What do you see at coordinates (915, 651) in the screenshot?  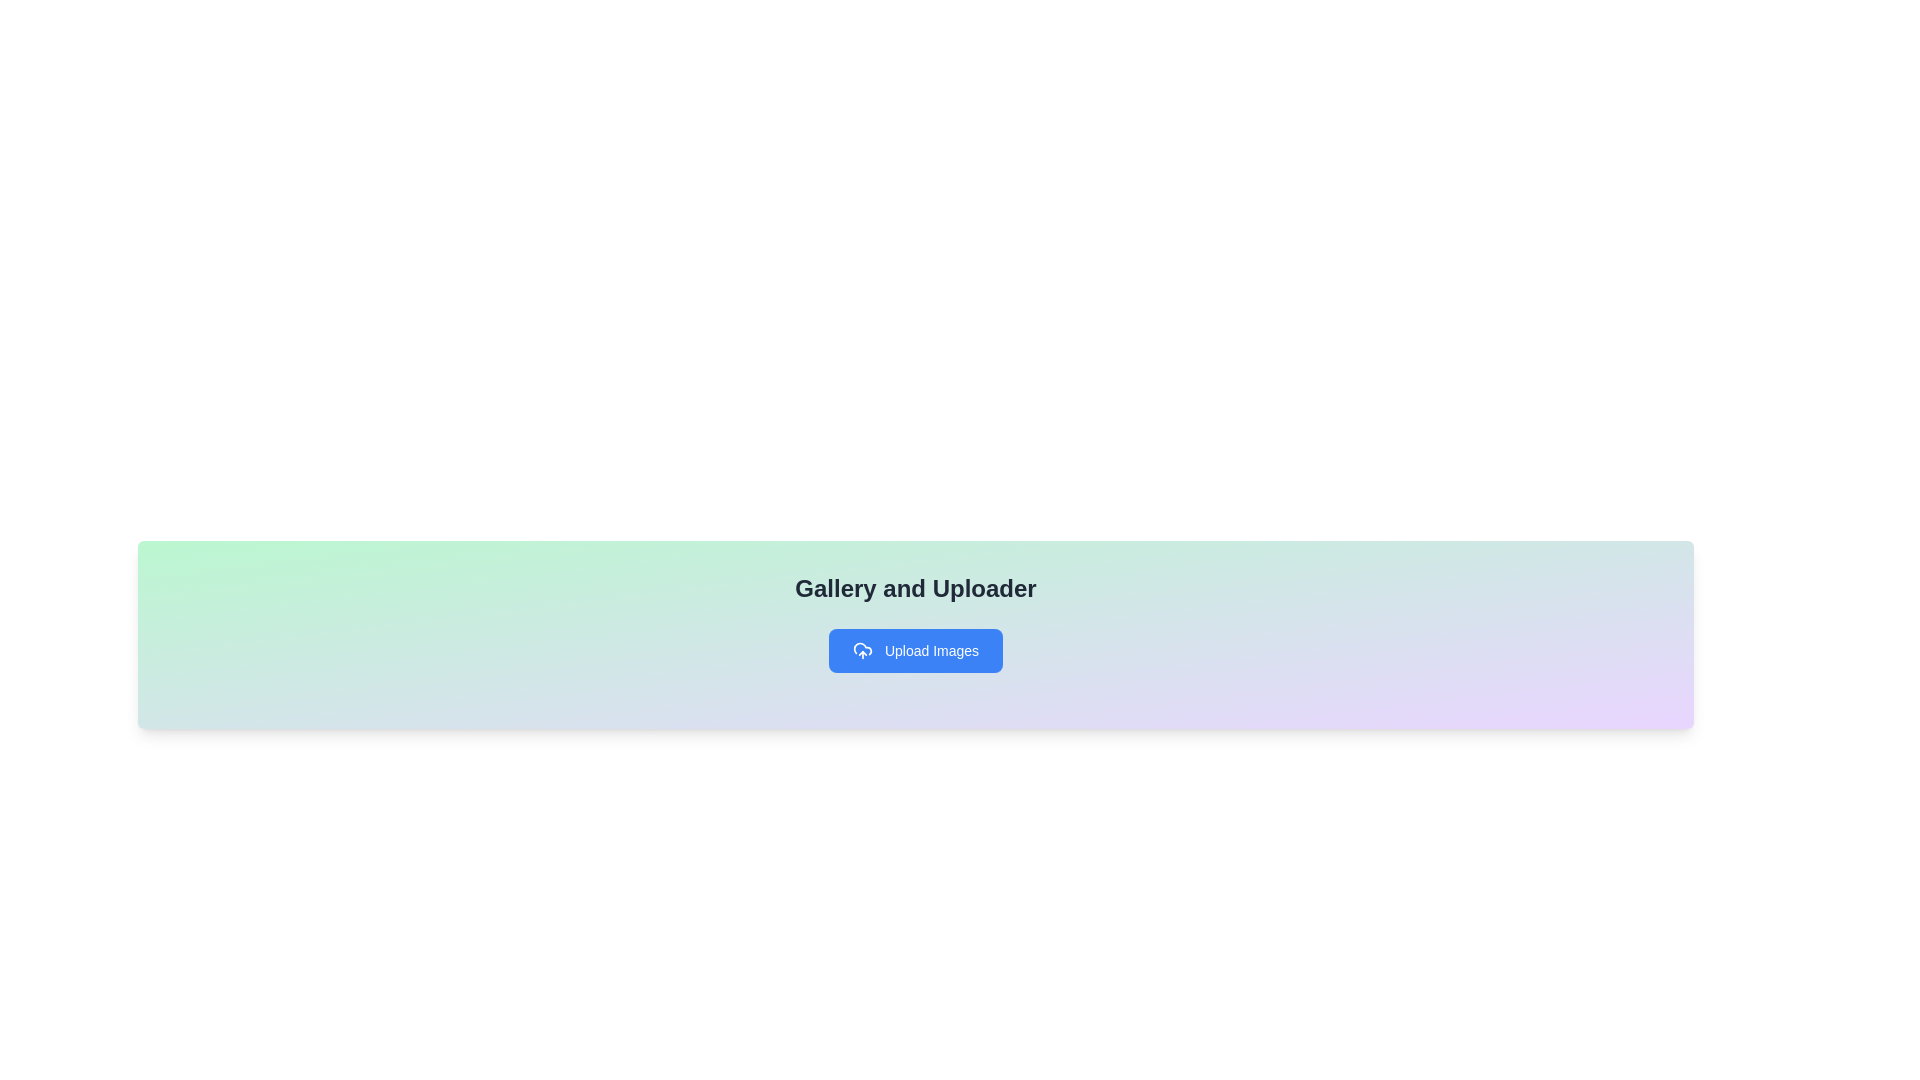 I see `the blue rectangular button labeled 'Upload Images' with a cloud icon to change its hover state` at bounding box center [915, 651].